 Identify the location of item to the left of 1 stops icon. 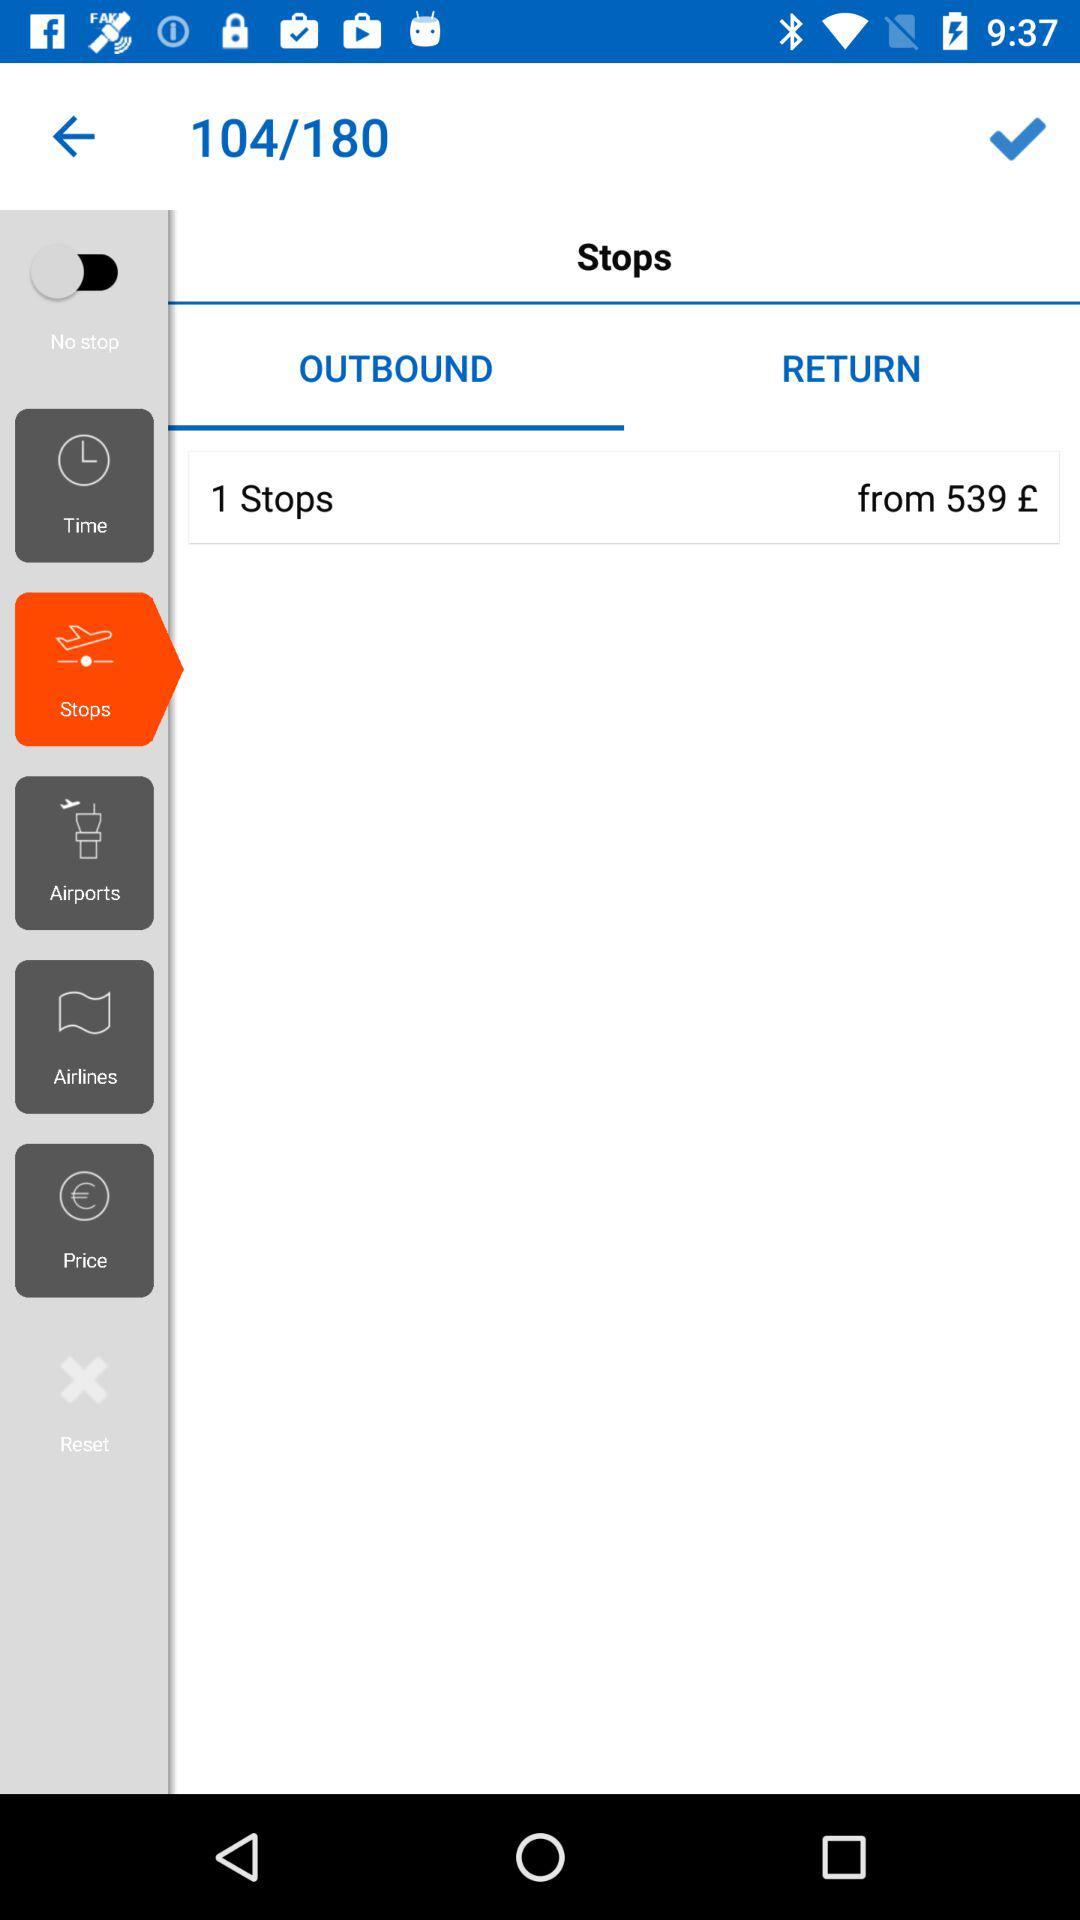
(91, 485).